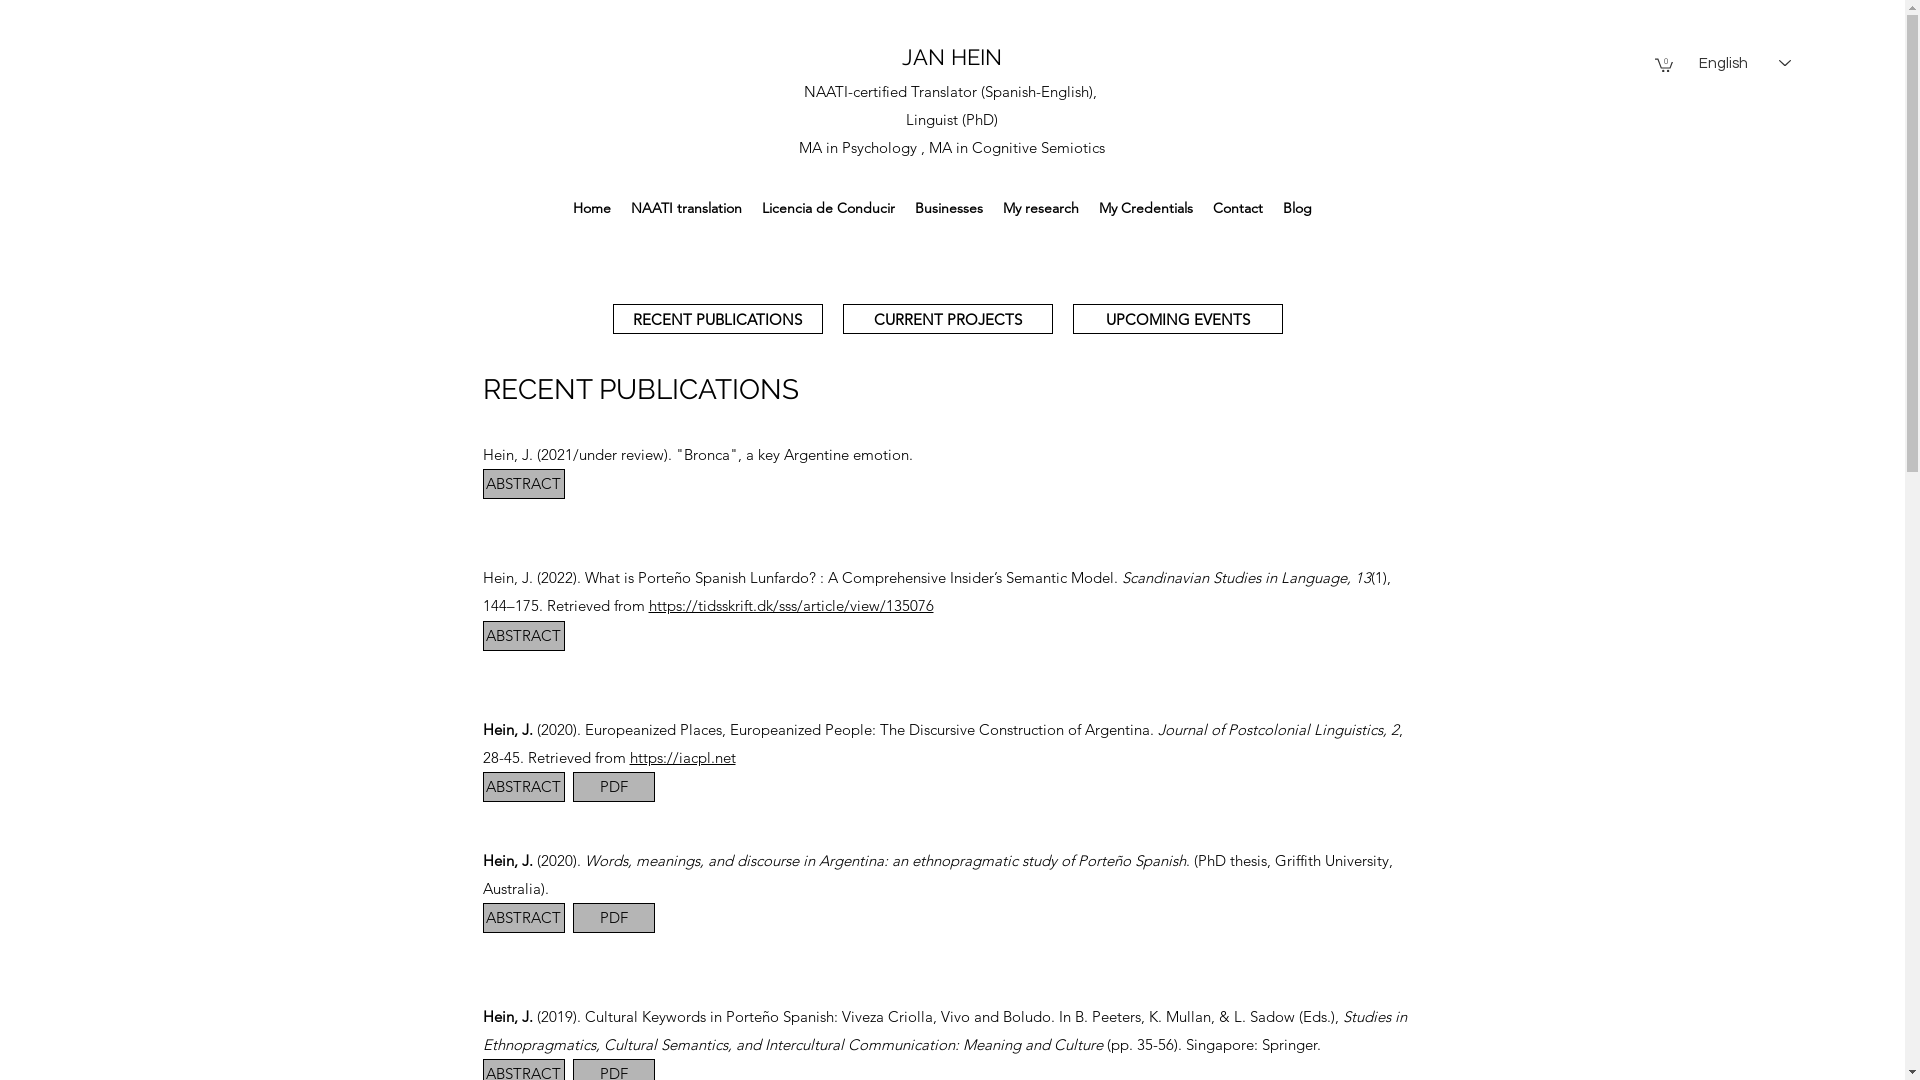 Image resolution: width=1920 pixels, height=1080 pixels. I want to click on 'Home', so click(590, 208).